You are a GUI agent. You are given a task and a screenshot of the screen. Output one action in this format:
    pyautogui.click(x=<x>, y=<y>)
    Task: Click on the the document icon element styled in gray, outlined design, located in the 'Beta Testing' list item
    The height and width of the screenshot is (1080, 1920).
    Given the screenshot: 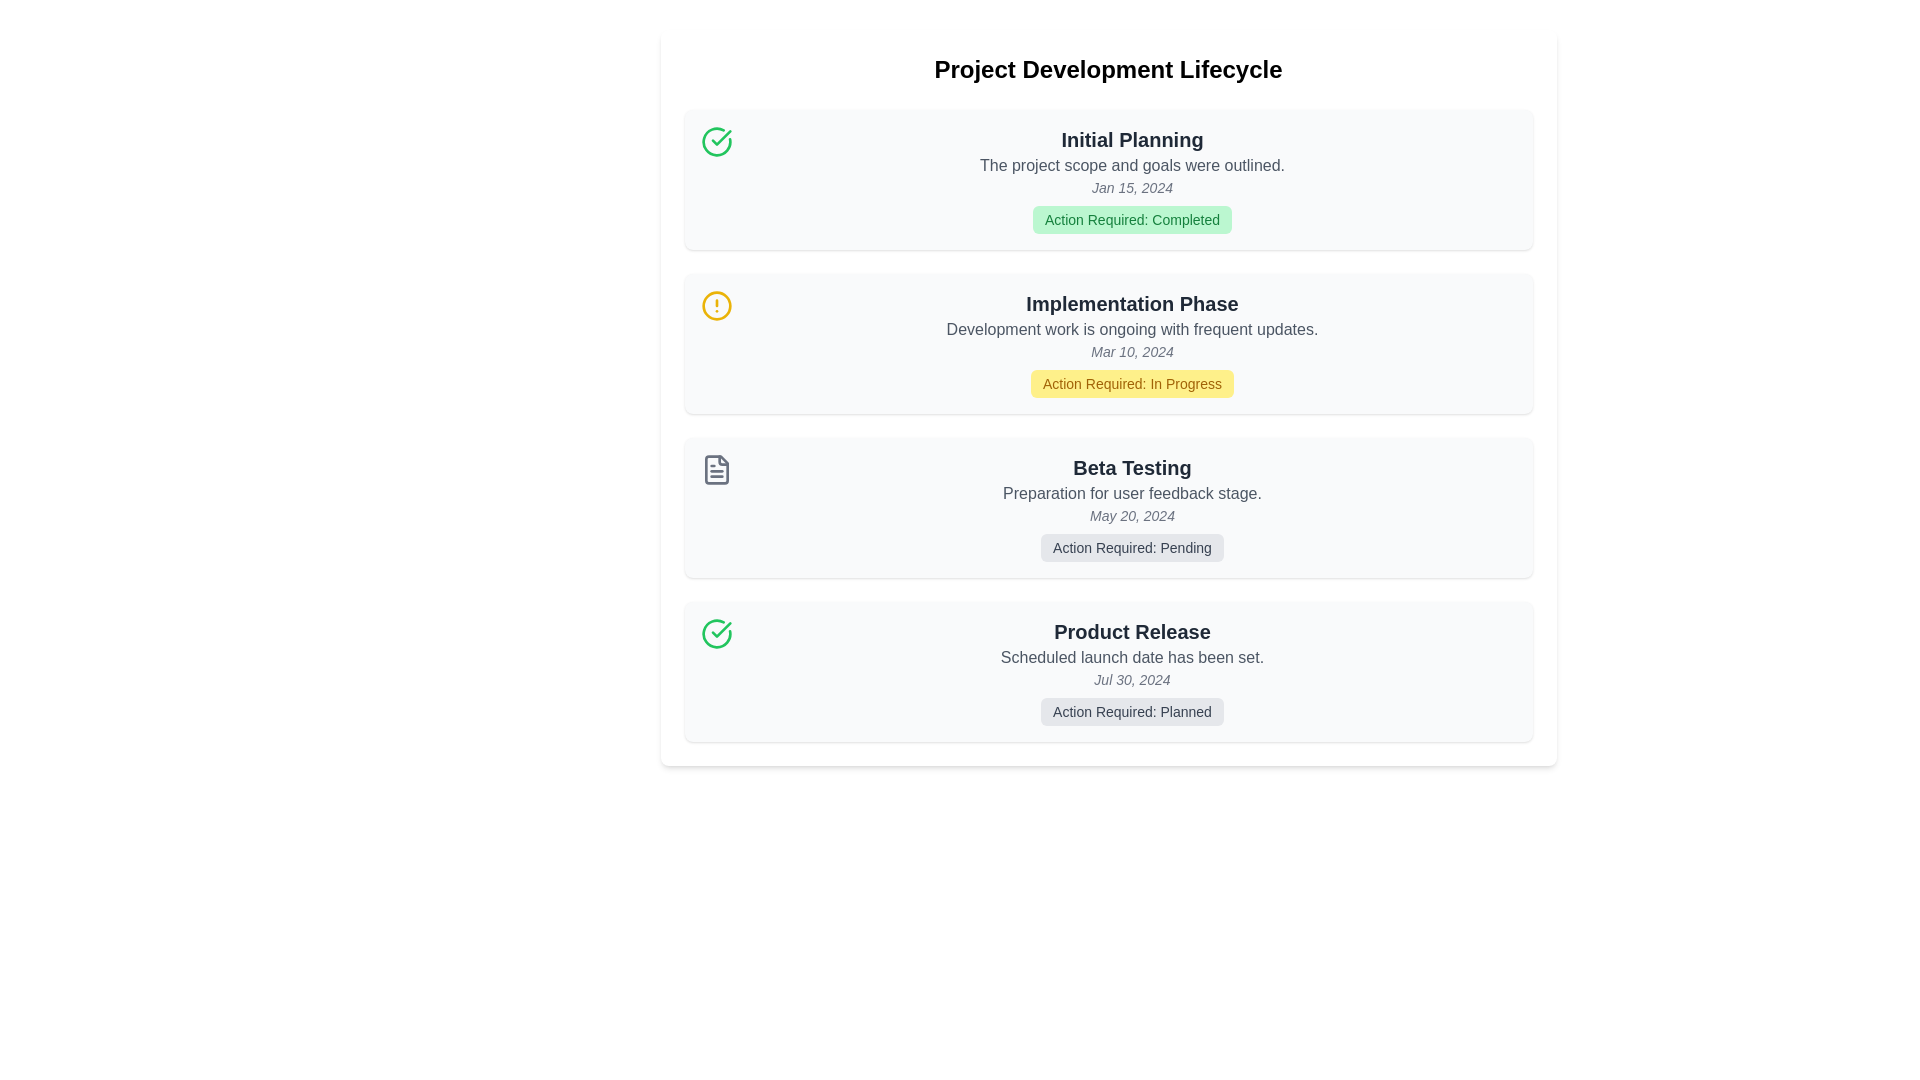 What is the action you would take?
    pyautogui.click(x=716, y=470)
    